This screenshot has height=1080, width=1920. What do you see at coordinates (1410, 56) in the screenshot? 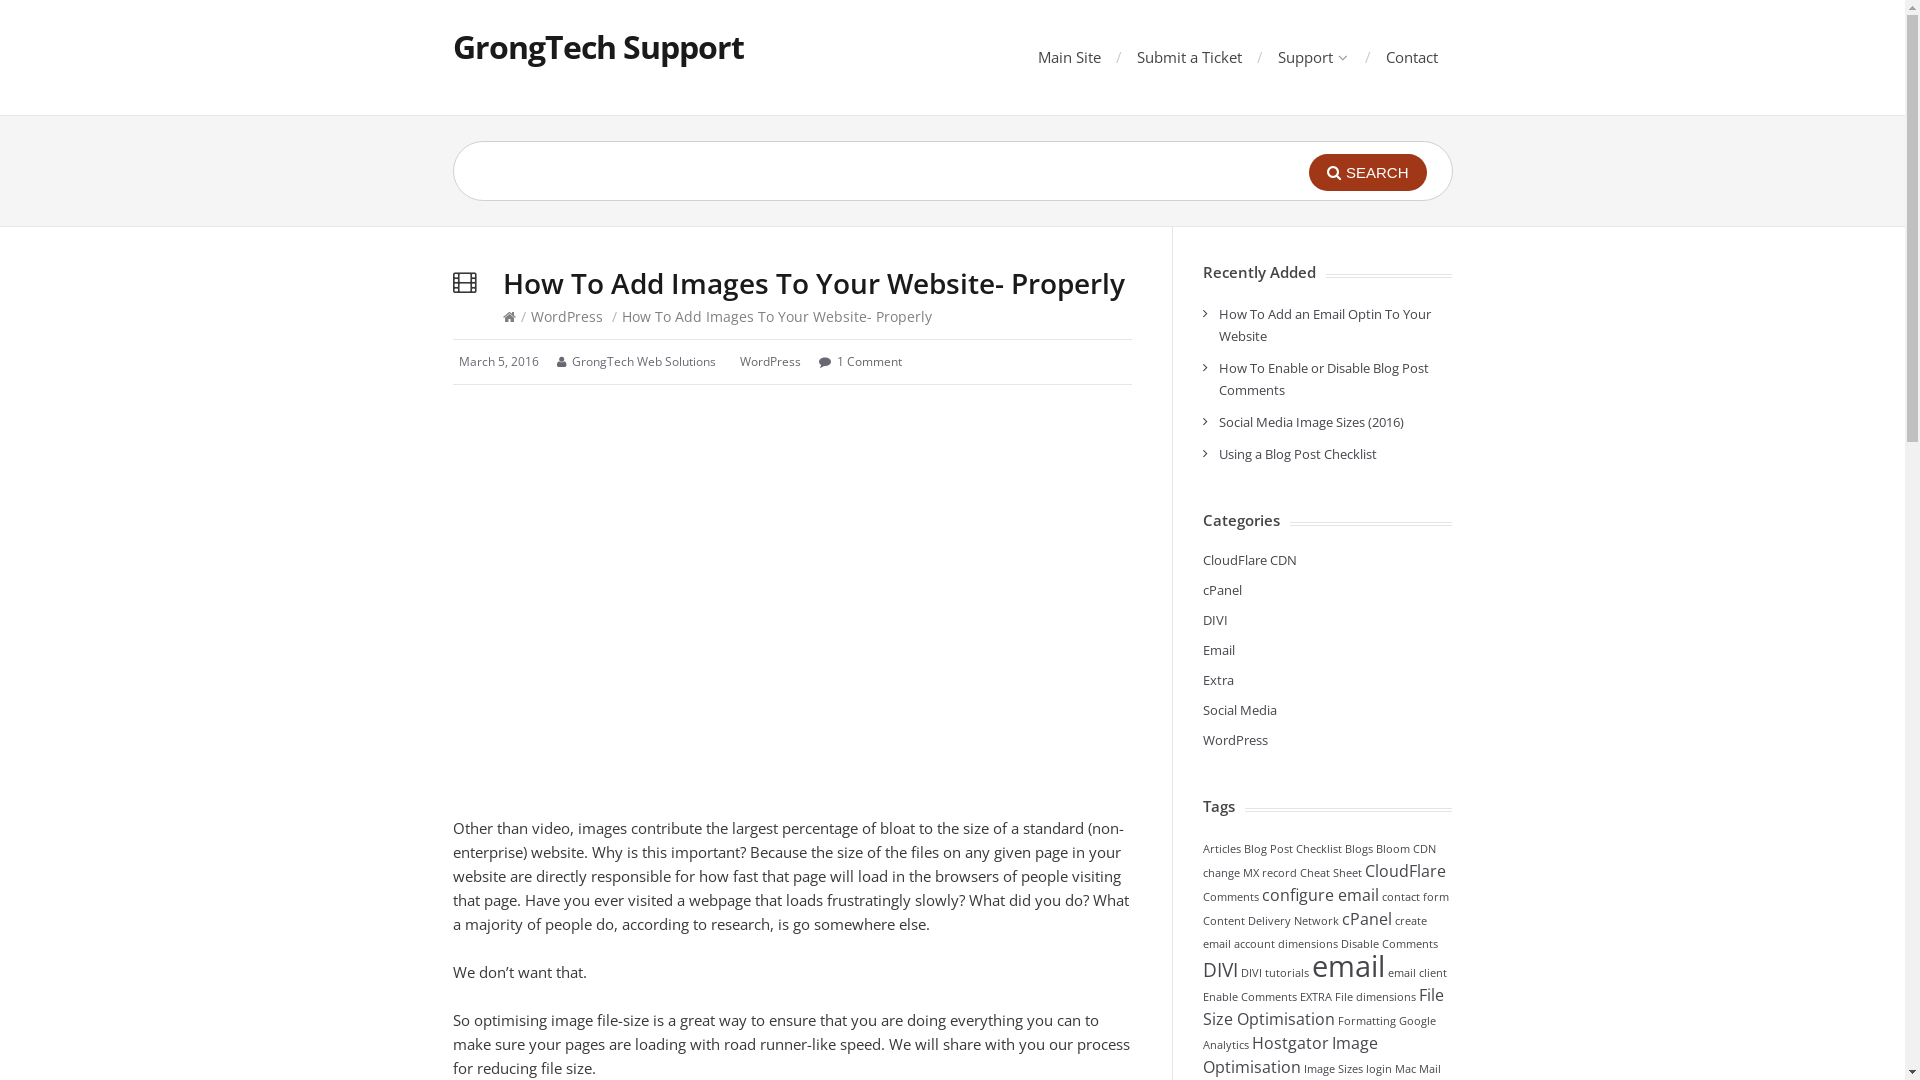
I see `'Contact'` at bounding box center [1410, 56].